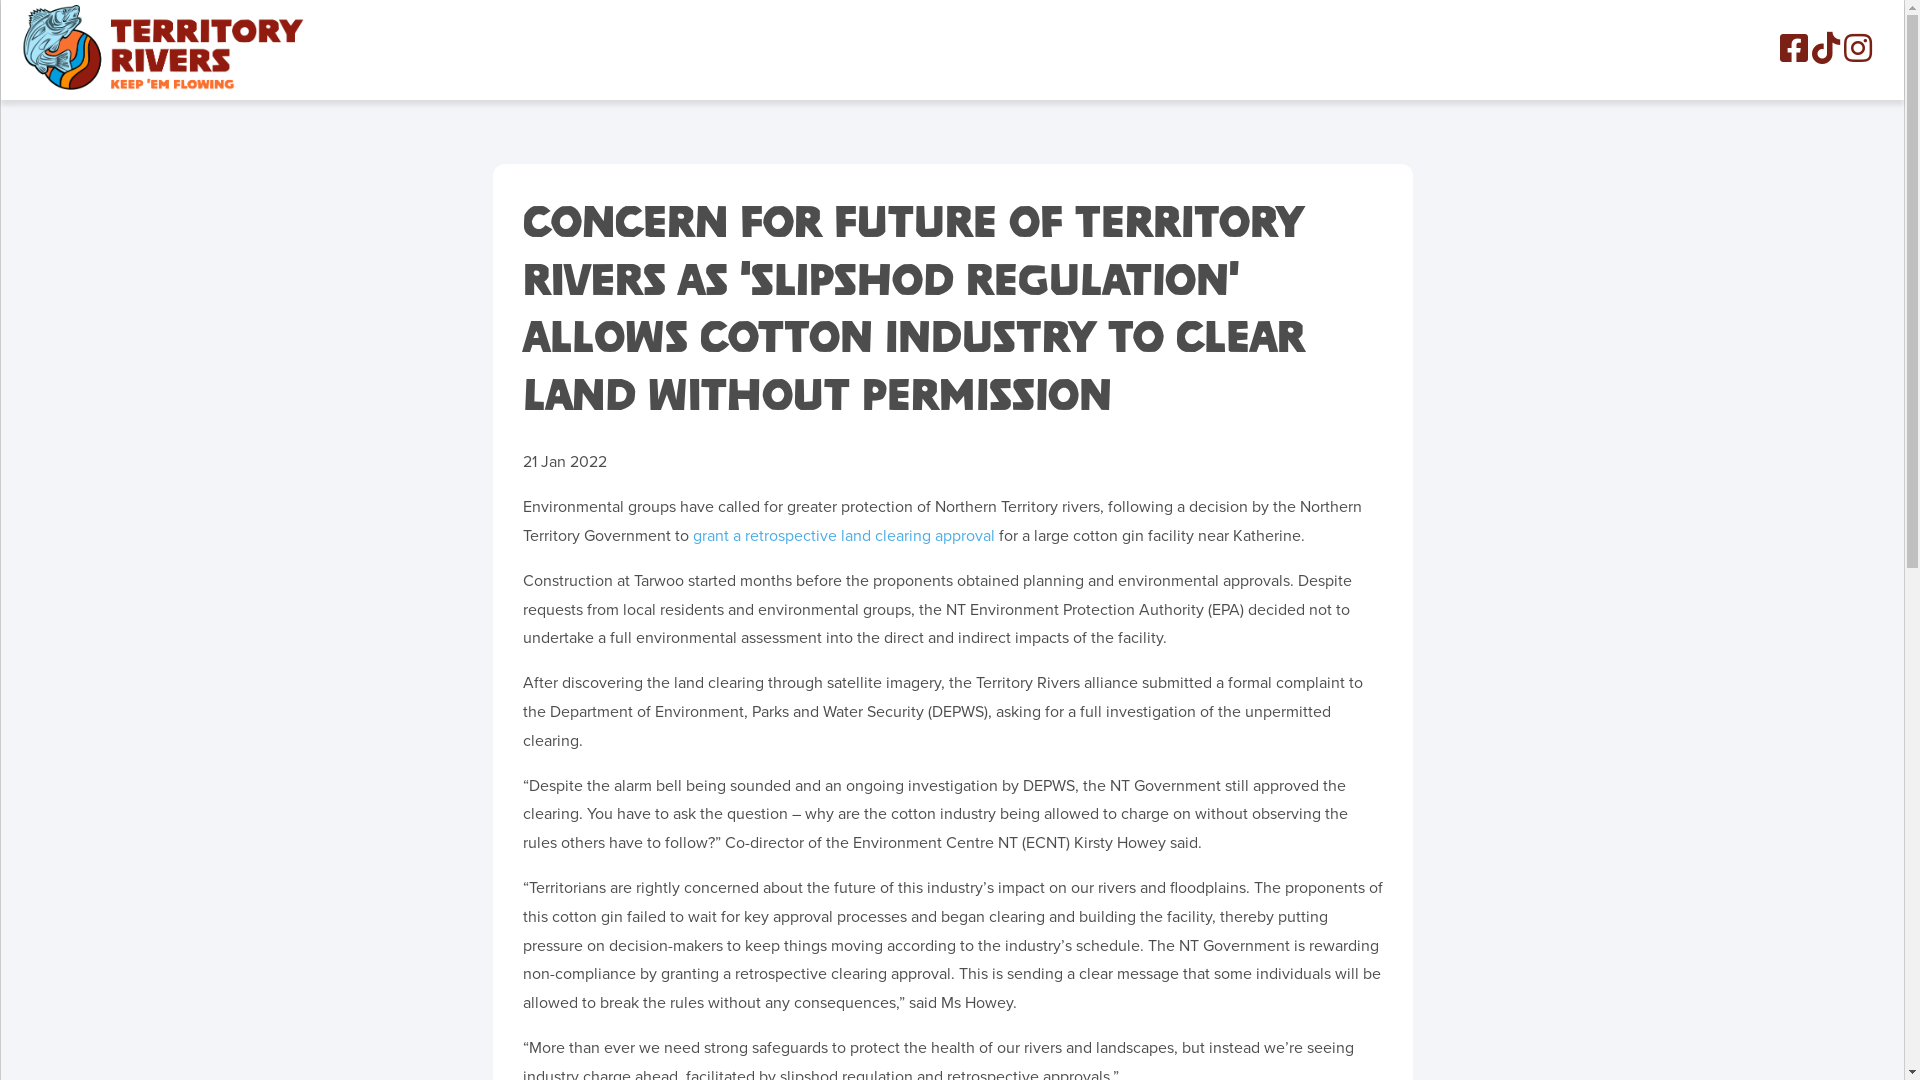  What do you see at coordinates (1825, 46) in the screenshot?
I see `'TikTok'` at bounding box center [1825, 46].